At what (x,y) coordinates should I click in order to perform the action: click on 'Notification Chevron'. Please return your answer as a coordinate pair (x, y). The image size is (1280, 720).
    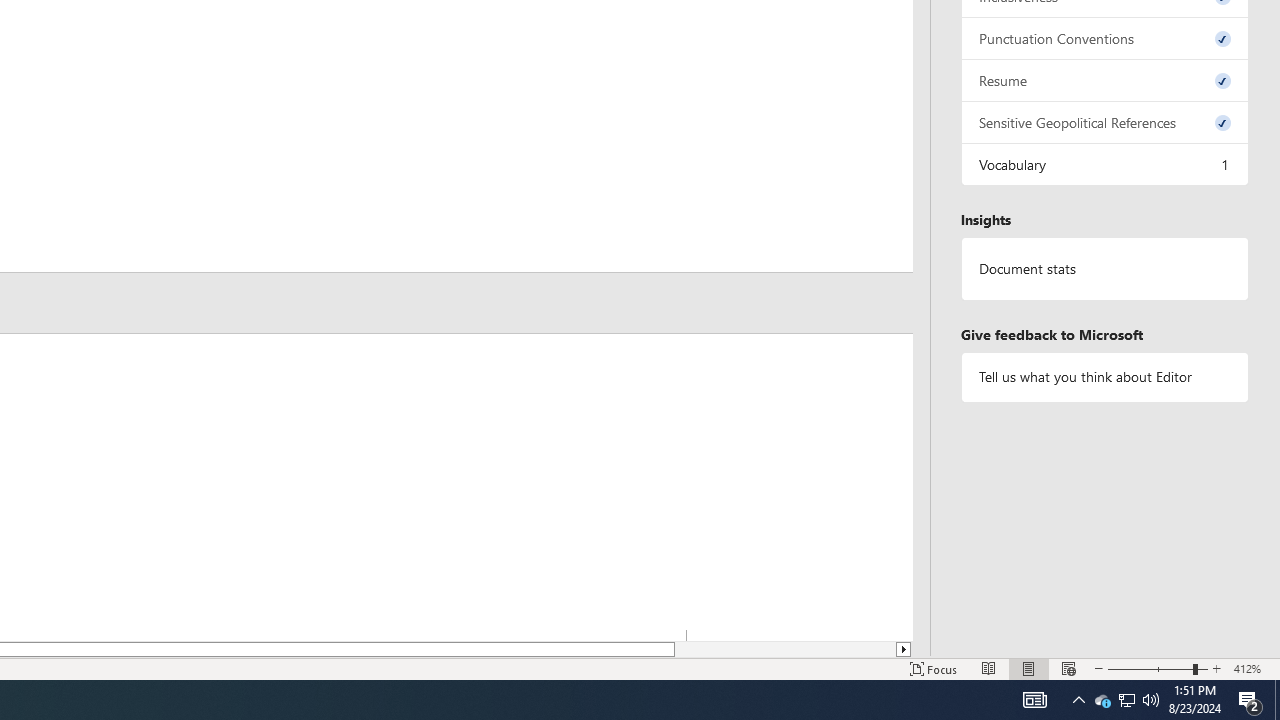
    Looking at the image, I should click on (1078, 698).